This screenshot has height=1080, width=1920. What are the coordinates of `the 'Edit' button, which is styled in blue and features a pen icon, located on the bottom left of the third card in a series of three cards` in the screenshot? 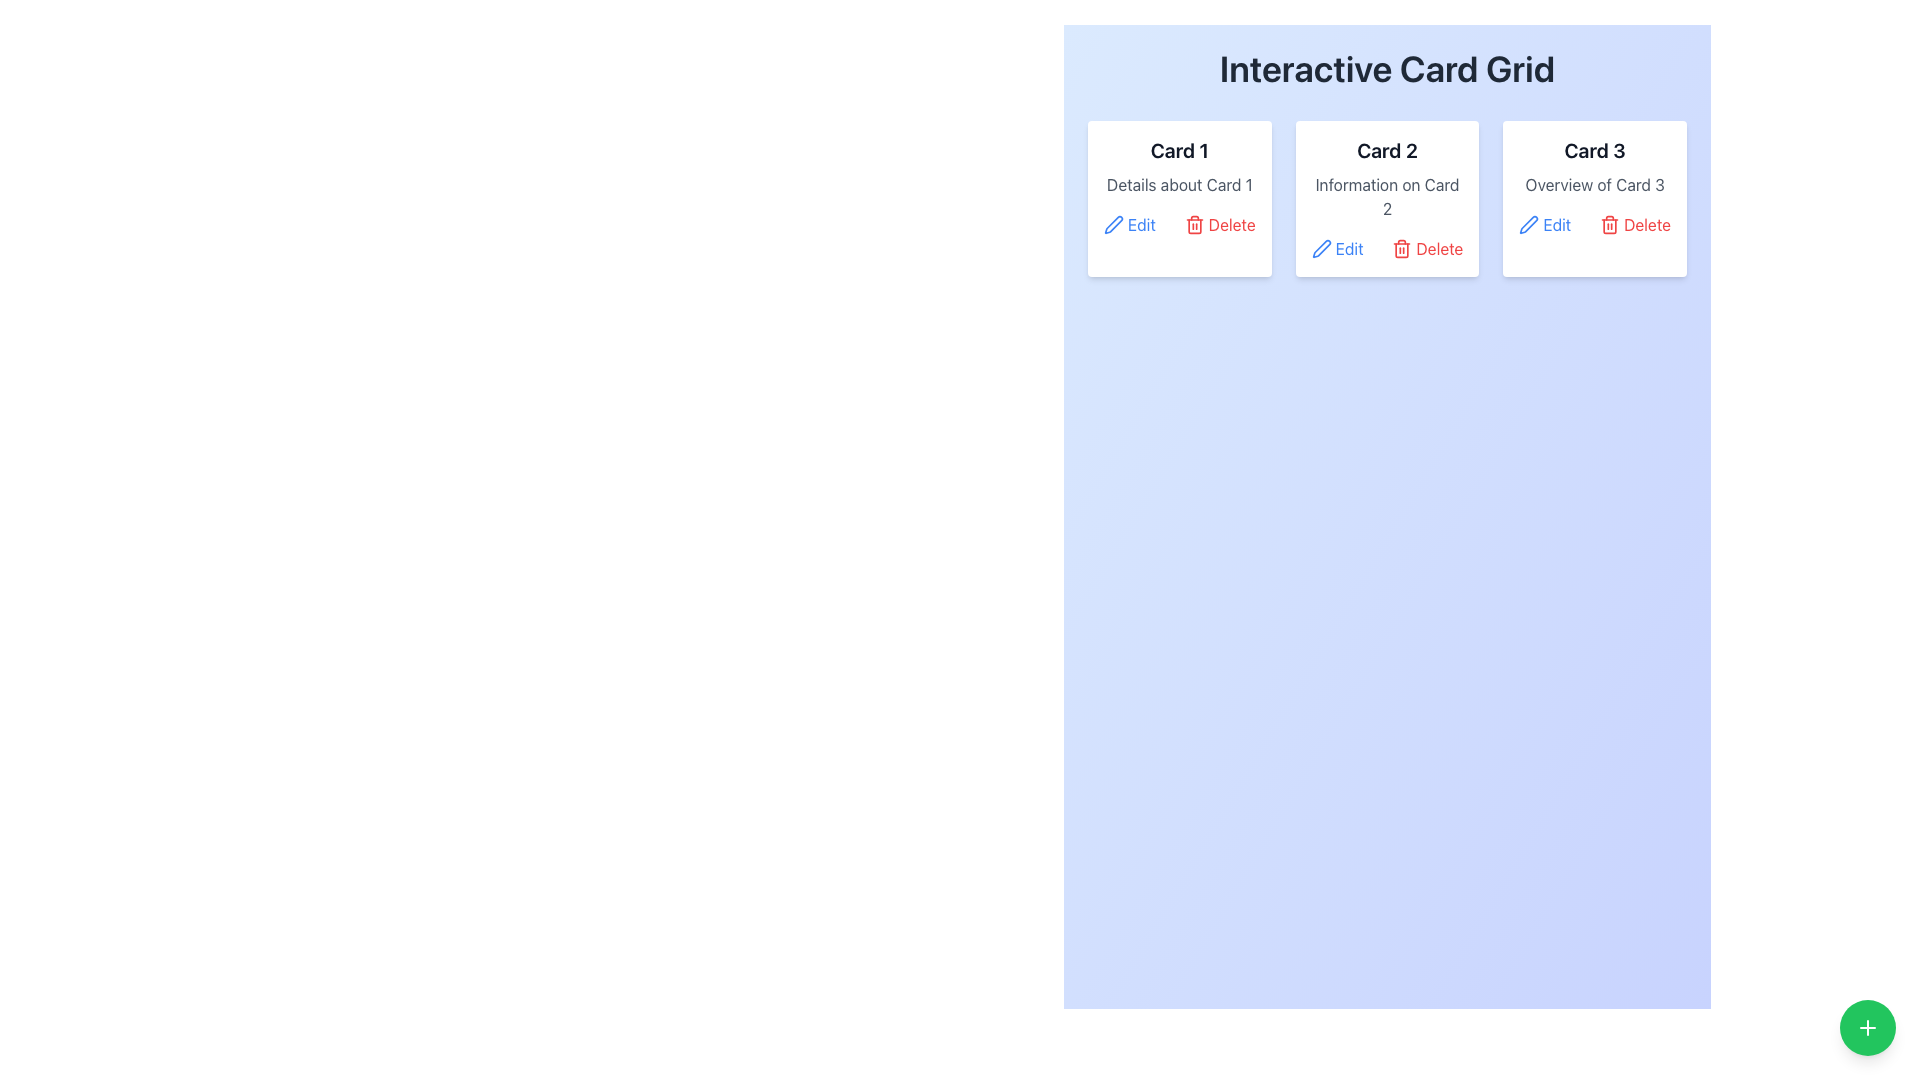 It's located at (1544, 224).